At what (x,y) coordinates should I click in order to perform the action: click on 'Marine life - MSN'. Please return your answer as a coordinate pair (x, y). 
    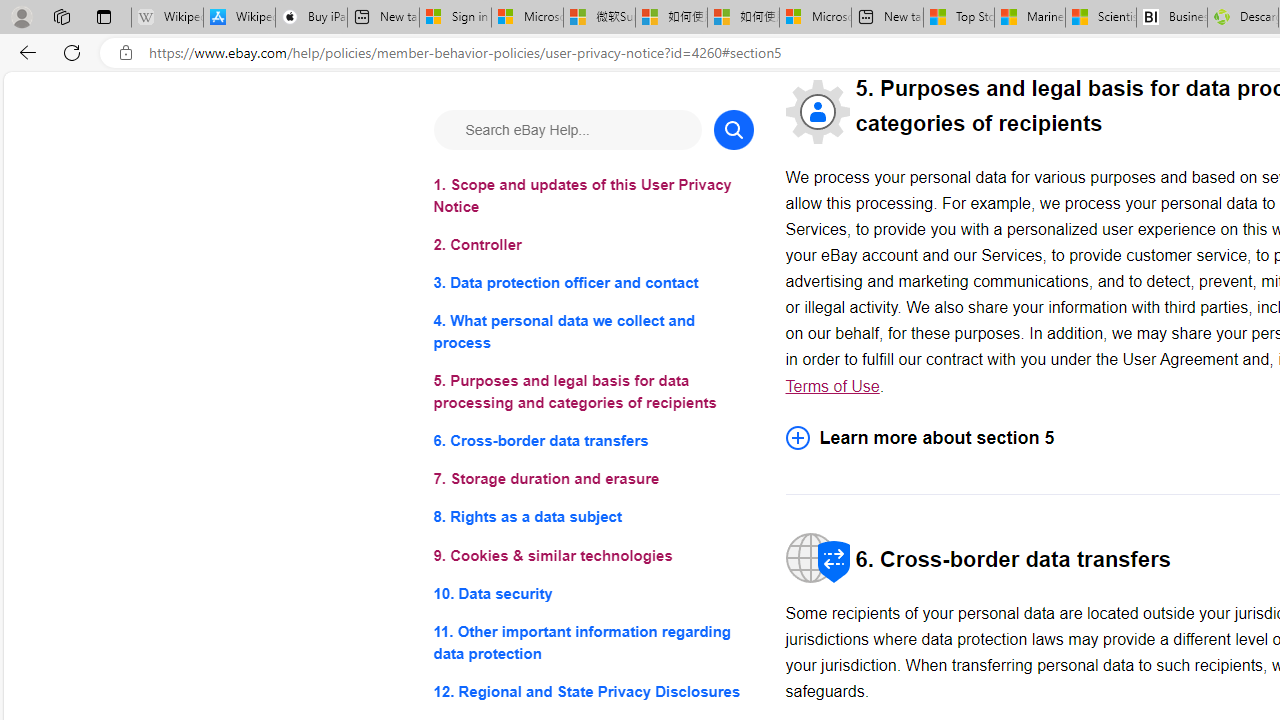
    Looking at the image, I should click on (1029, 17).